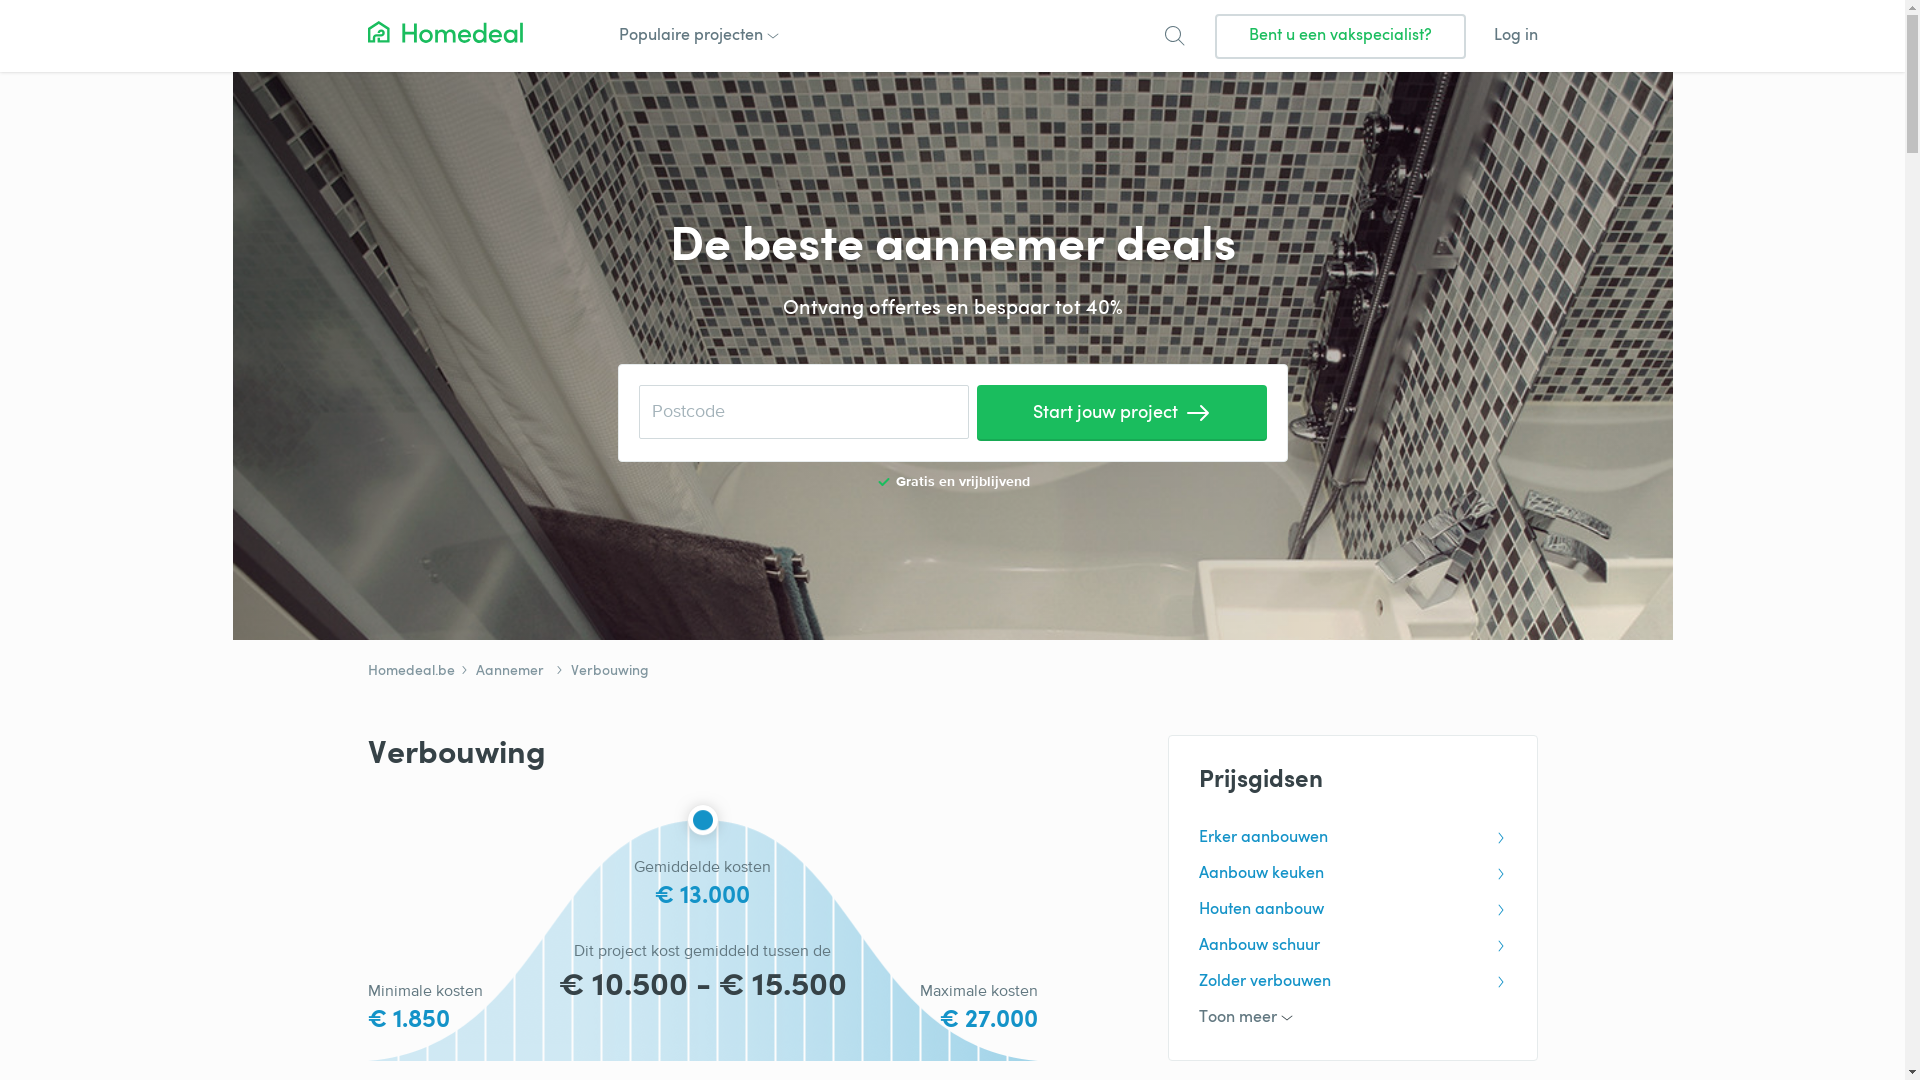 This screenshot has width=1920, height=1080. Describe the element at coordinates (1516, 36) in the screenshot. I see `'Log in'` at that location.